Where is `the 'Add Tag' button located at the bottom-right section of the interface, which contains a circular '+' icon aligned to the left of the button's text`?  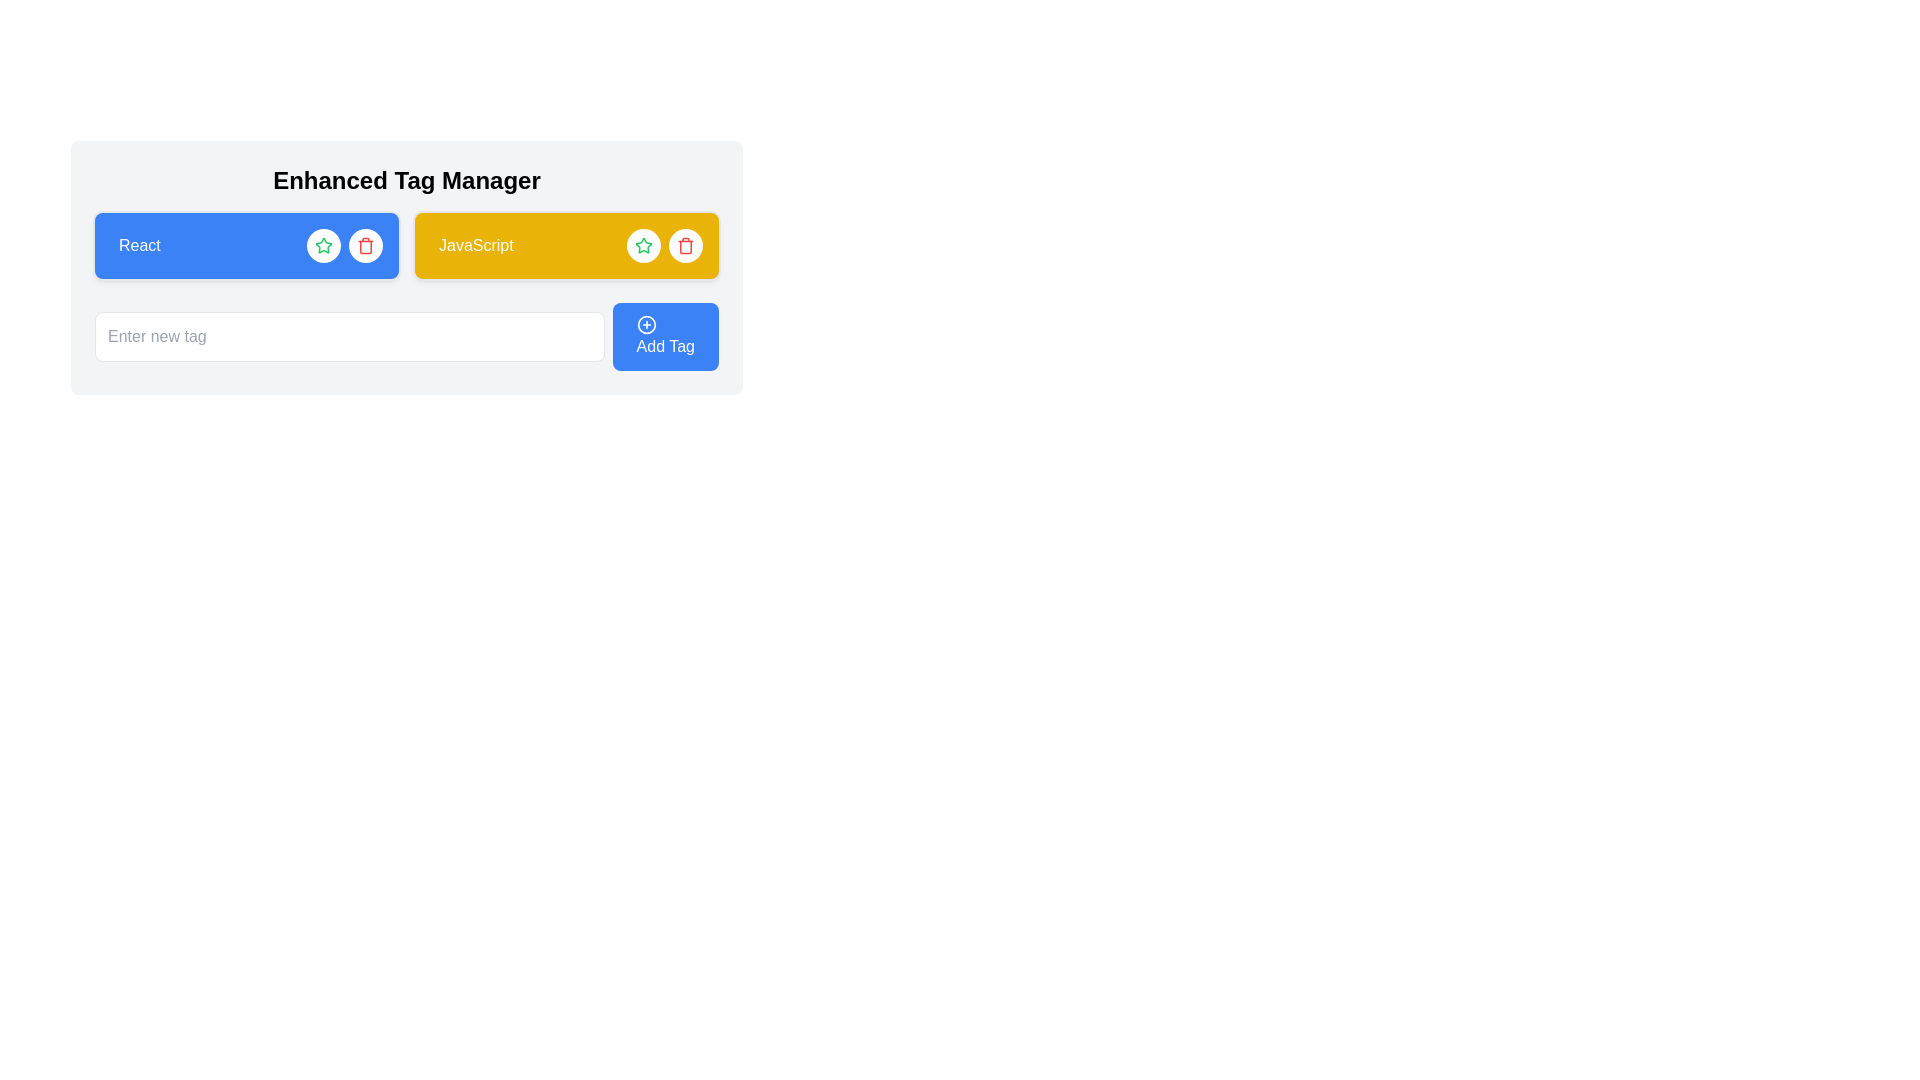 the 'Add Tag' button located at the bottom-right section of the interface, which contains a circular '+' icon aligned to the left of the button's text is located at coordinates (646, 323).